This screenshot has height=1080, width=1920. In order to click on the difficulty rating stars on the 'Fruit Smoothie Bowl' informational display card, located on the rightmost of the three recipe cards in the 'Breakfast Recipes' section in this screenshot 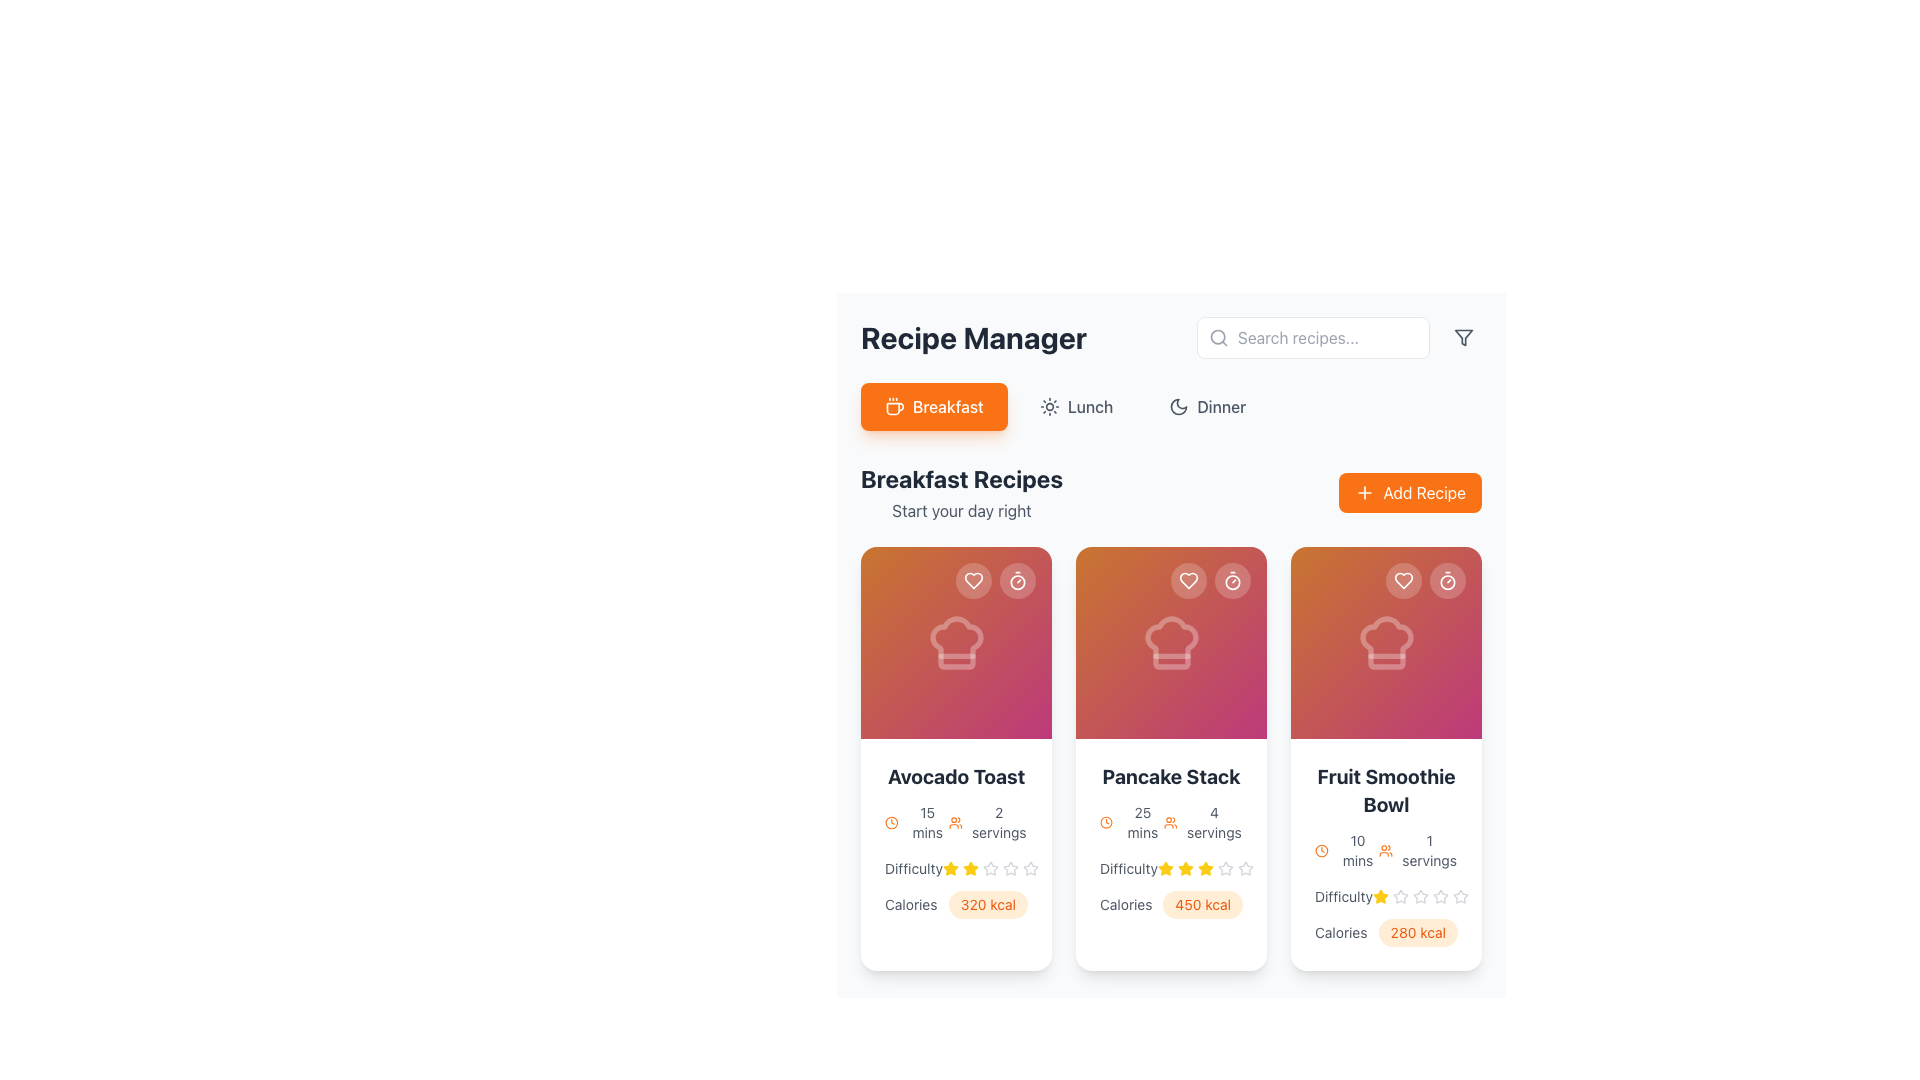, I will do `click(1385, 855)`.